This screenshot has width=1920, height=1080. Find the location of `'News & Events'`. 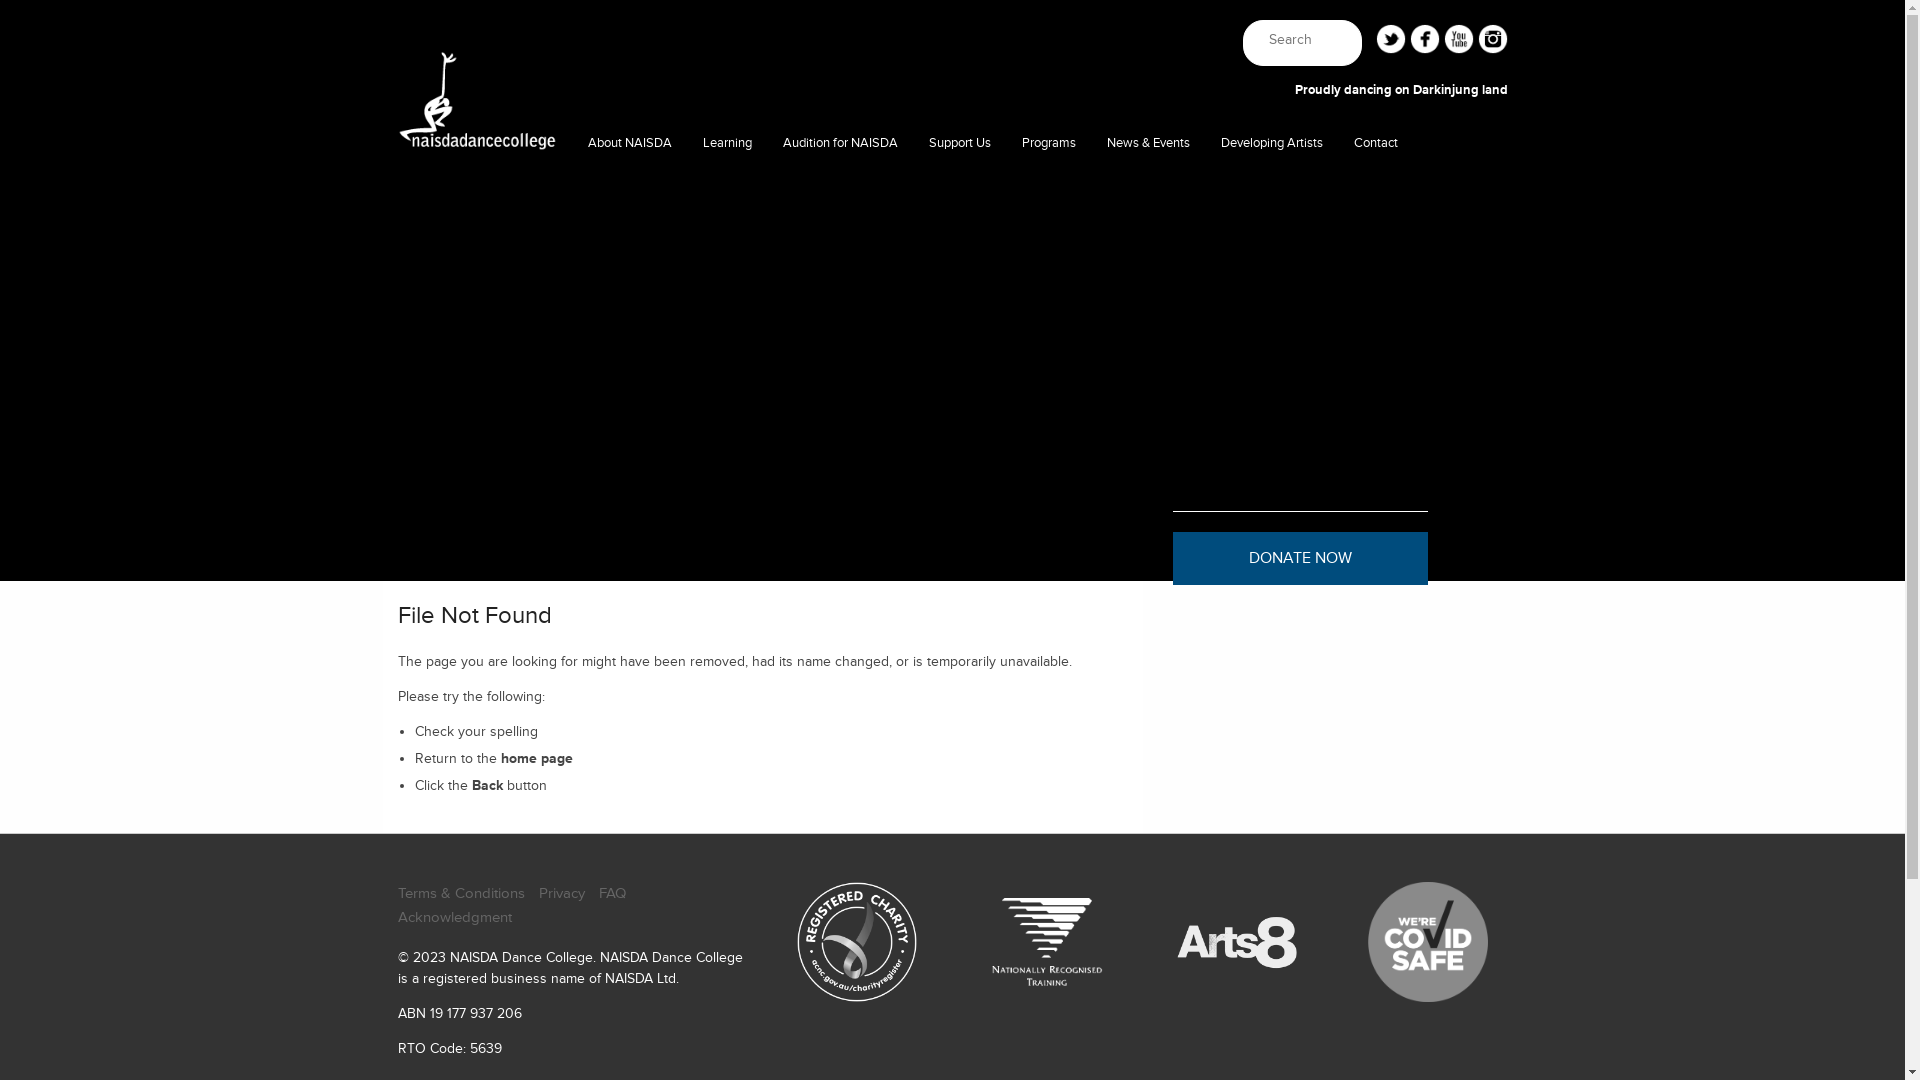

'News & Events' is located at coordinates (1148, 142).